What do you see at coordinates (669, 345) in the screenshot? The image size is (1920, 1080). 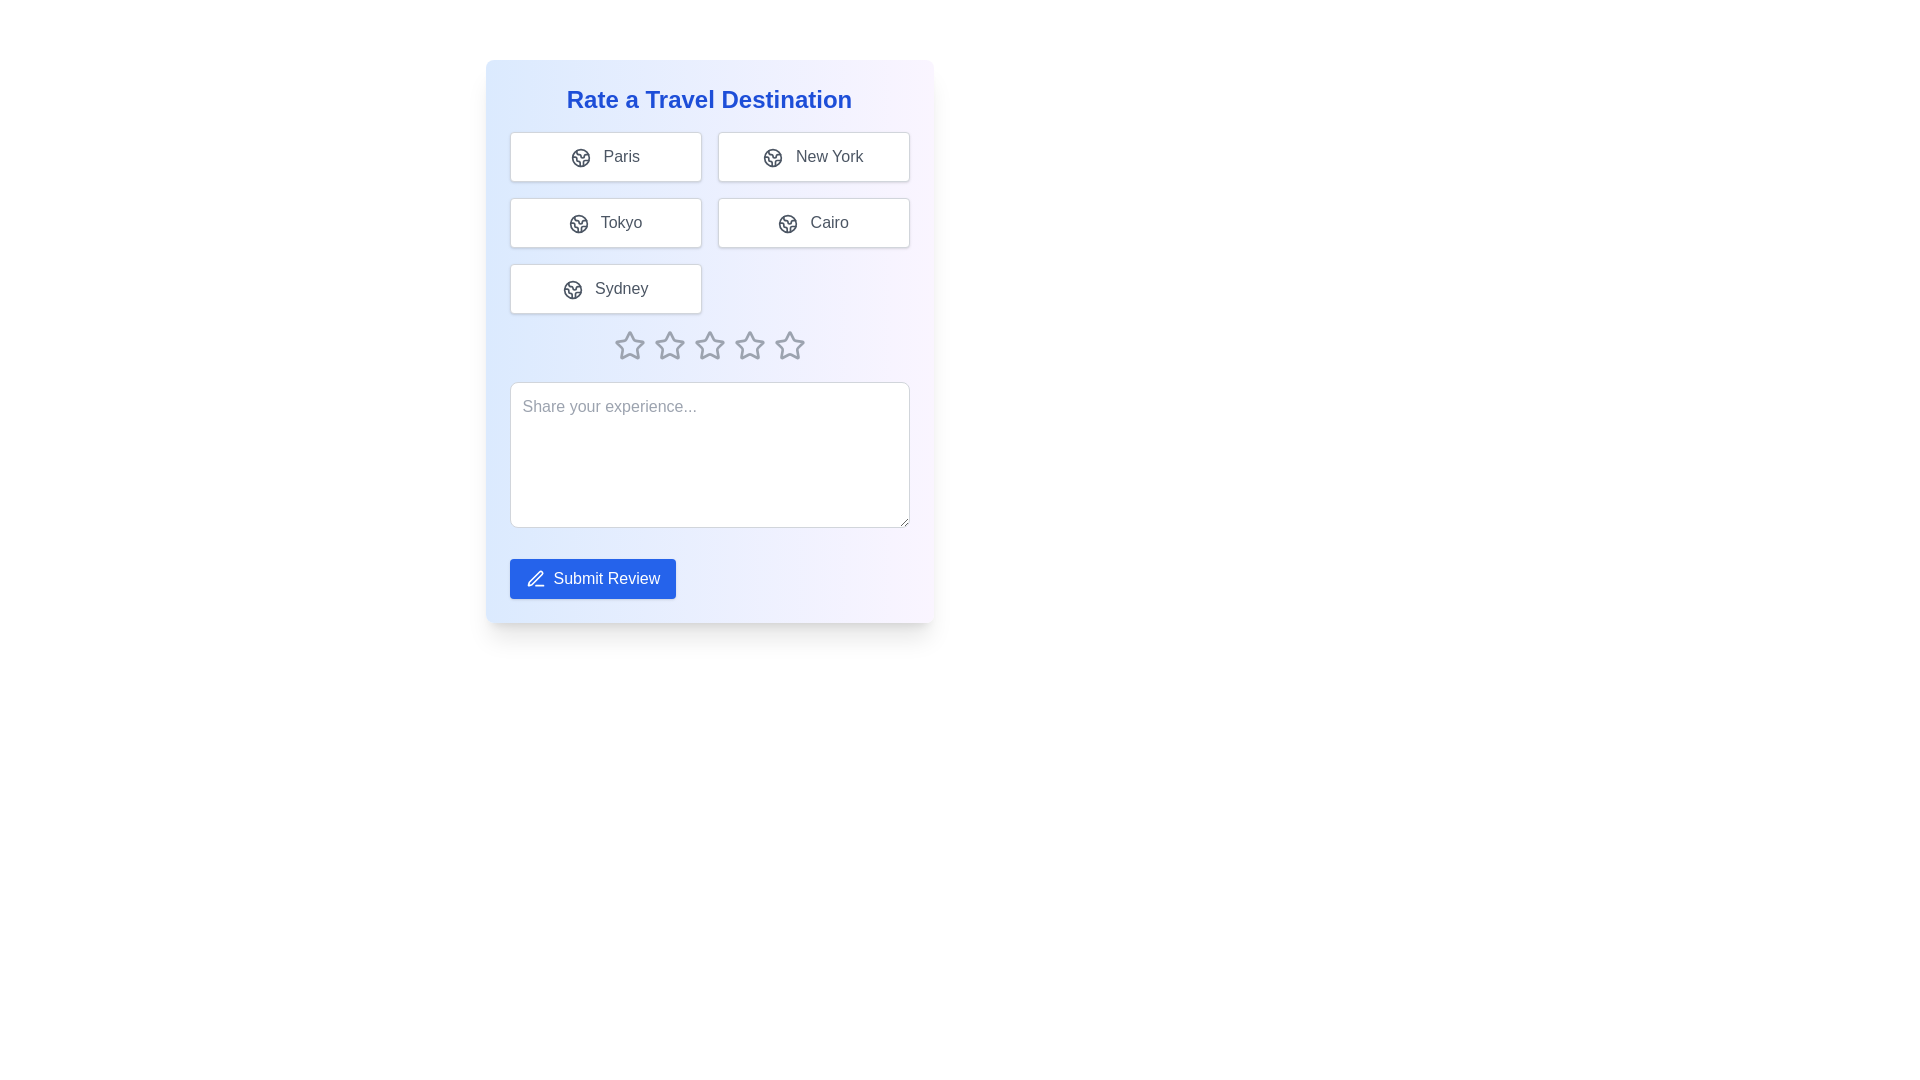 I see `the third star in the rating widget below 'Rate a Travel Destination'` at bounding box center [669, 345].